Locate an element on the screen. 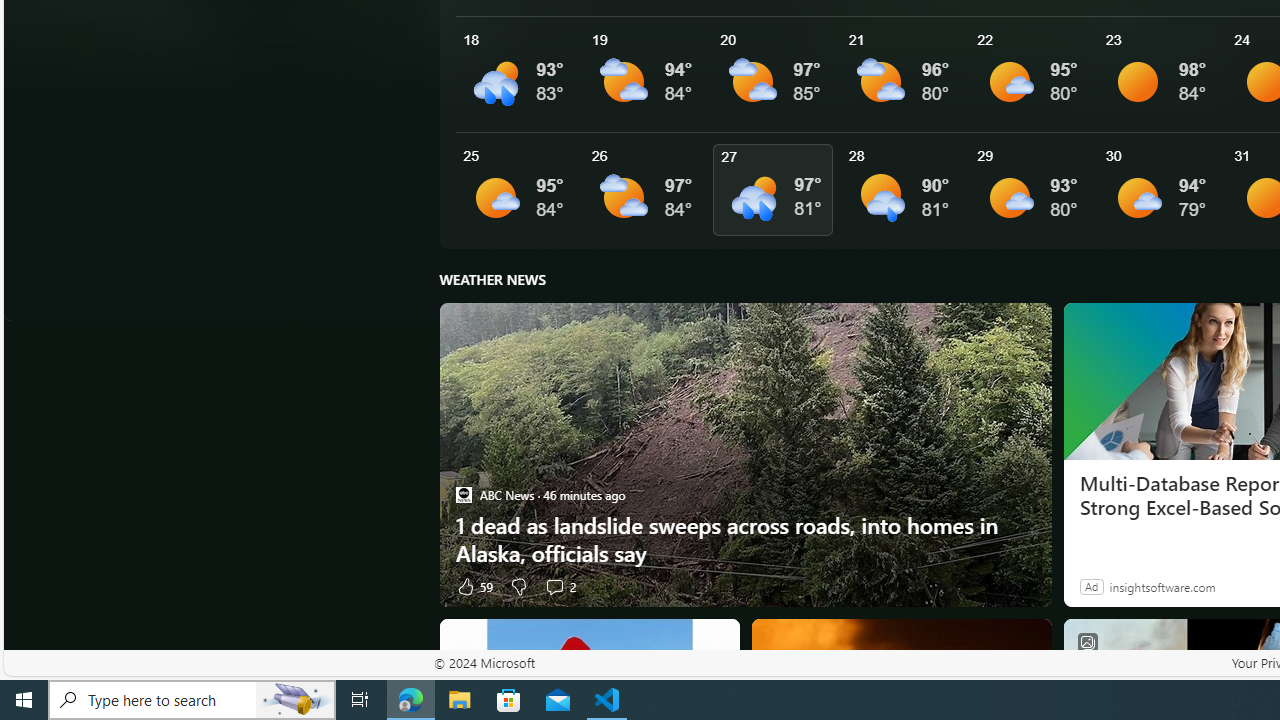 Image resolution: width=1280 pixels, height=720 pixels. 'ABC News' is located at coordinates (462, 495).